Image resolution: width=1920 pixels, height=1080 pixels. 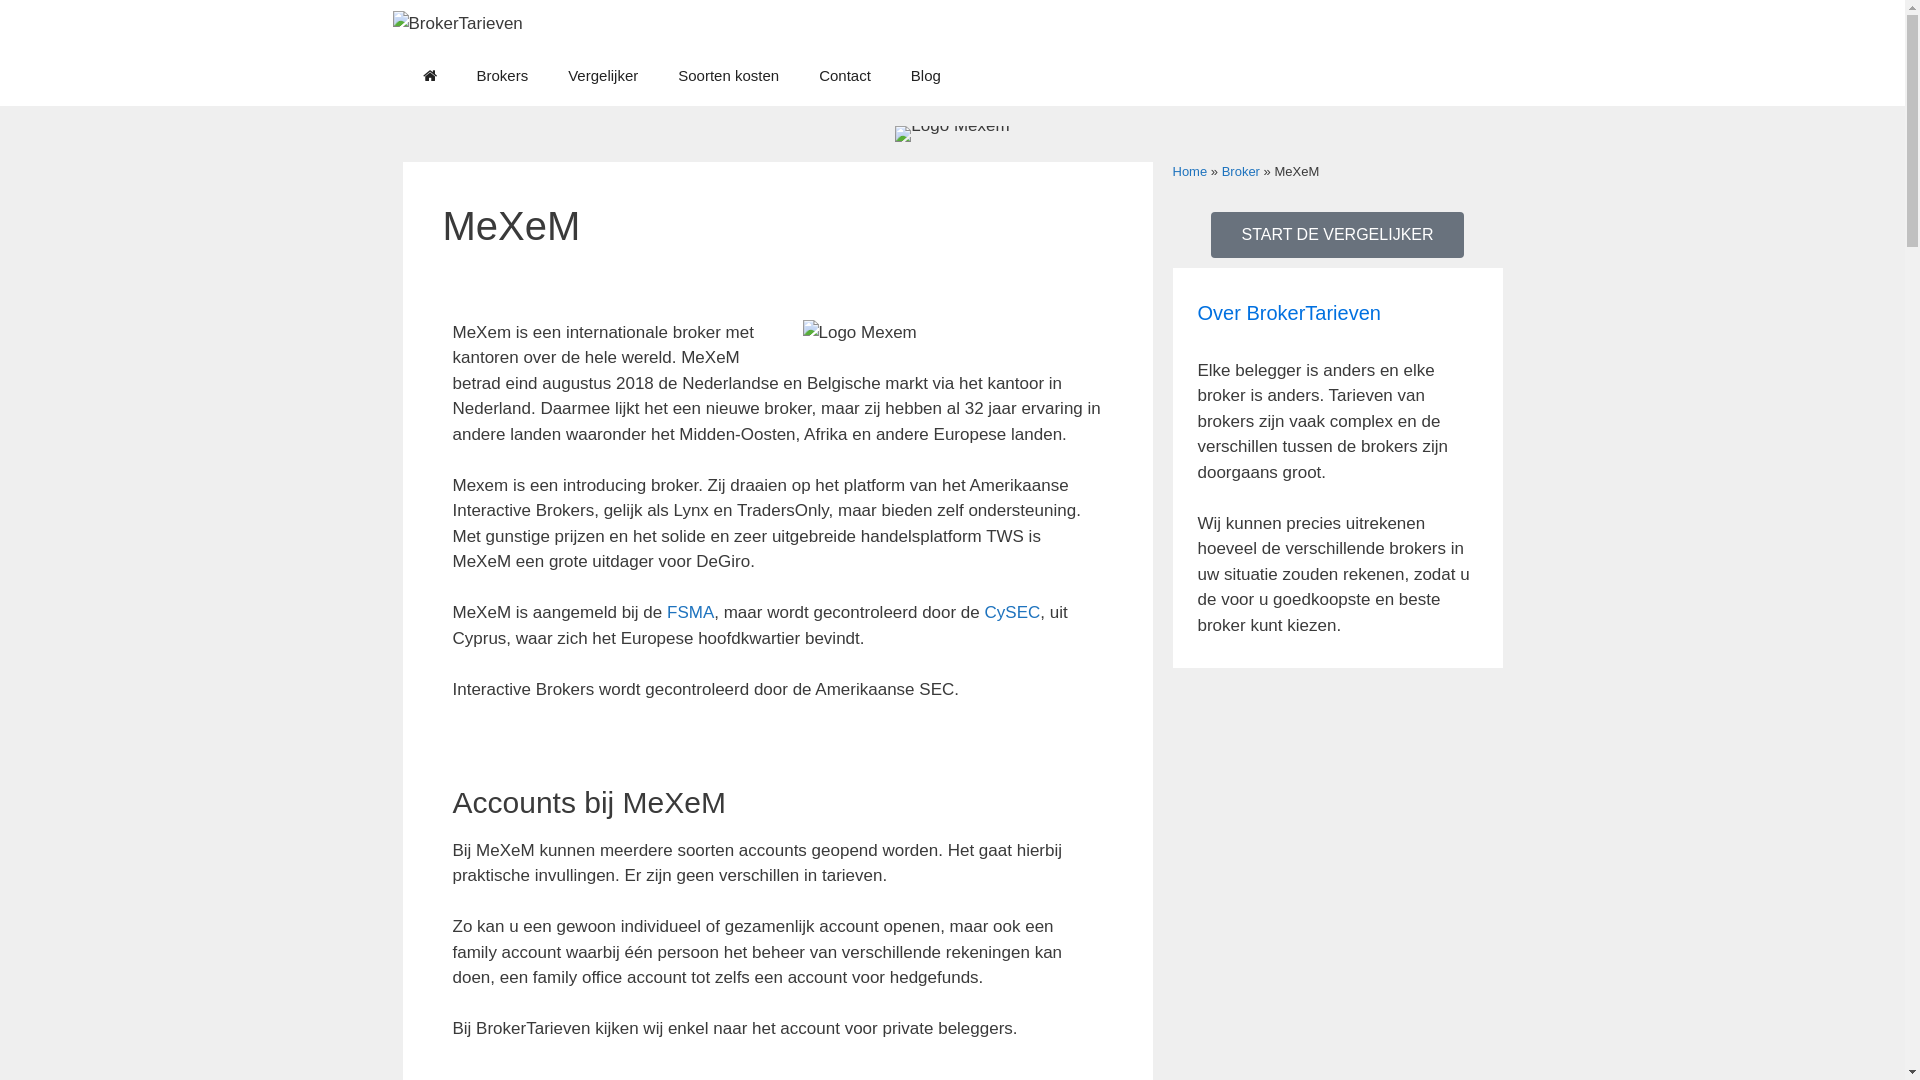 I want to click on 'CySEC', so click(x=1012, y=611).